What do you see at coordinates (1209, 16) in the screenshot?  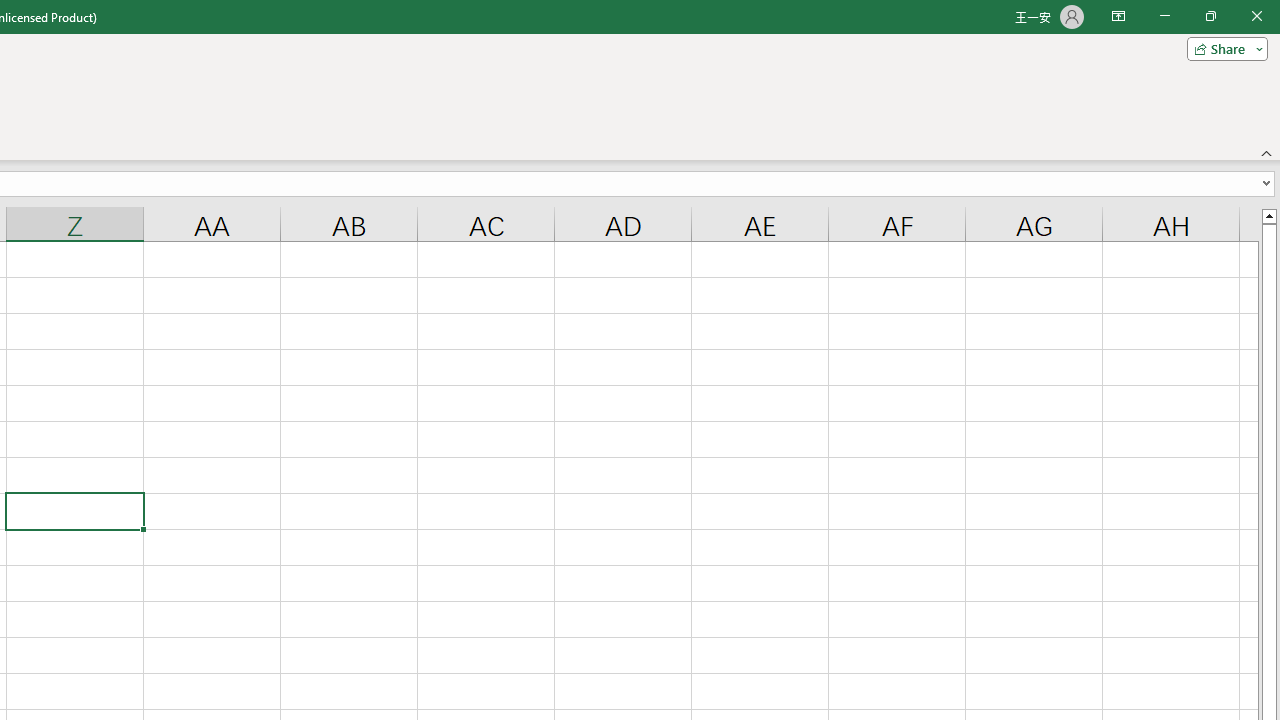 I see `'Restore Down'` at bounding box center [1209, 16].